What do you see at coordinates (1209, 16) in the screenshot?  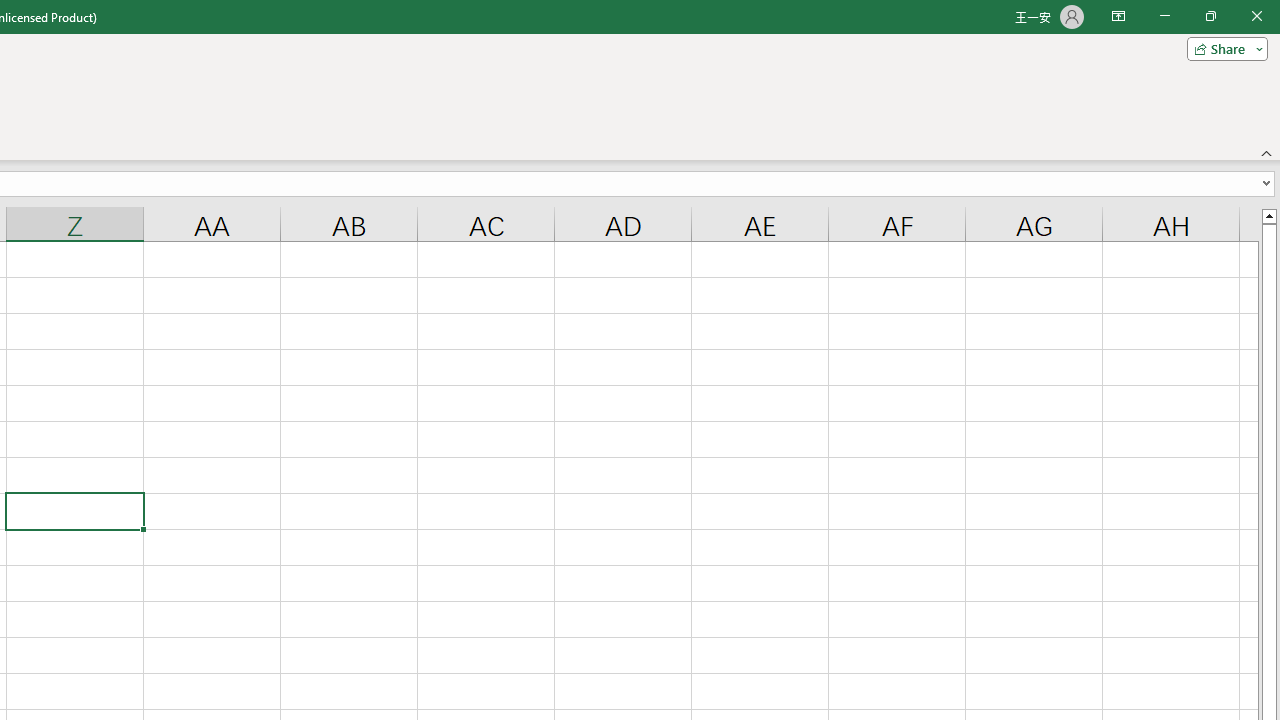 I see `'Restore Down'` at bounding box center [1209, 16].